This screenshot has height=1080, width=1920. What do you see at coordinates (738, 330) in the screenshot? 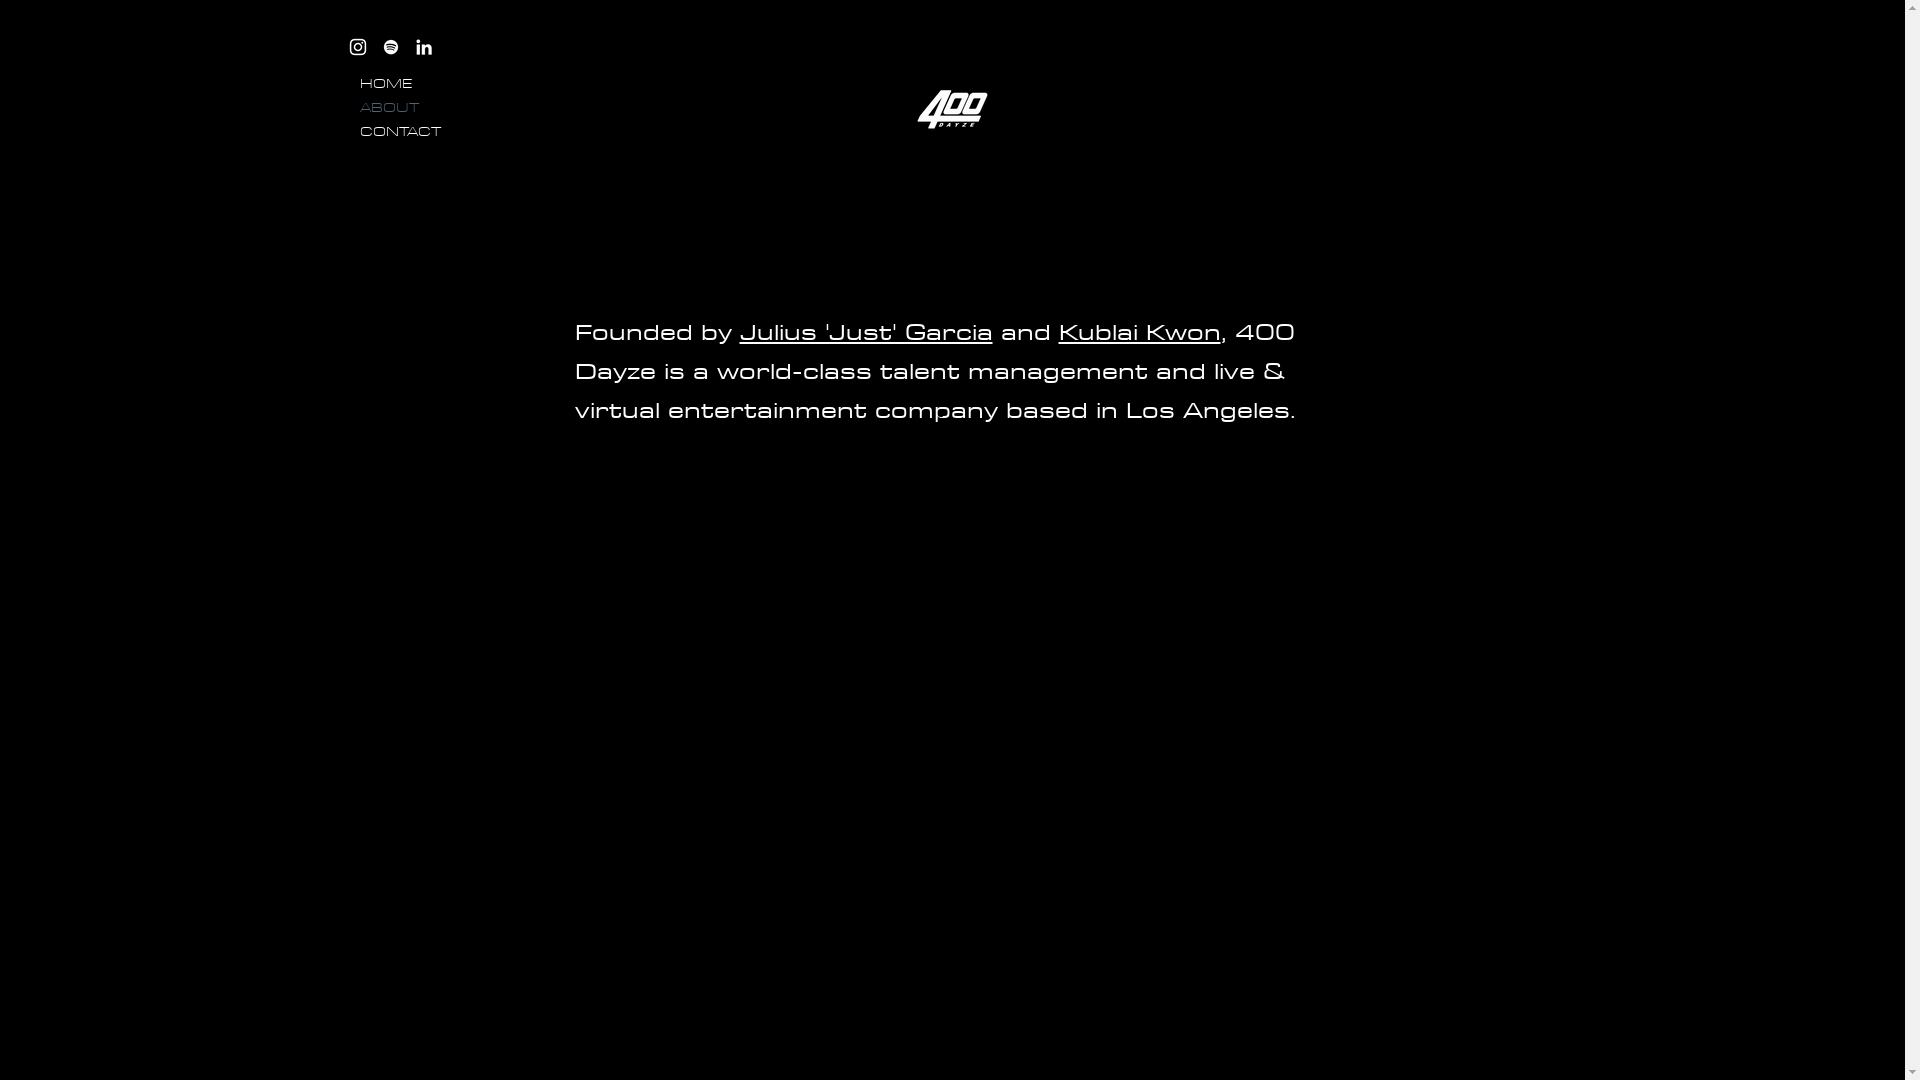
I see `'Julius 'Just' Garcia'` at bounding box center [738, 330].